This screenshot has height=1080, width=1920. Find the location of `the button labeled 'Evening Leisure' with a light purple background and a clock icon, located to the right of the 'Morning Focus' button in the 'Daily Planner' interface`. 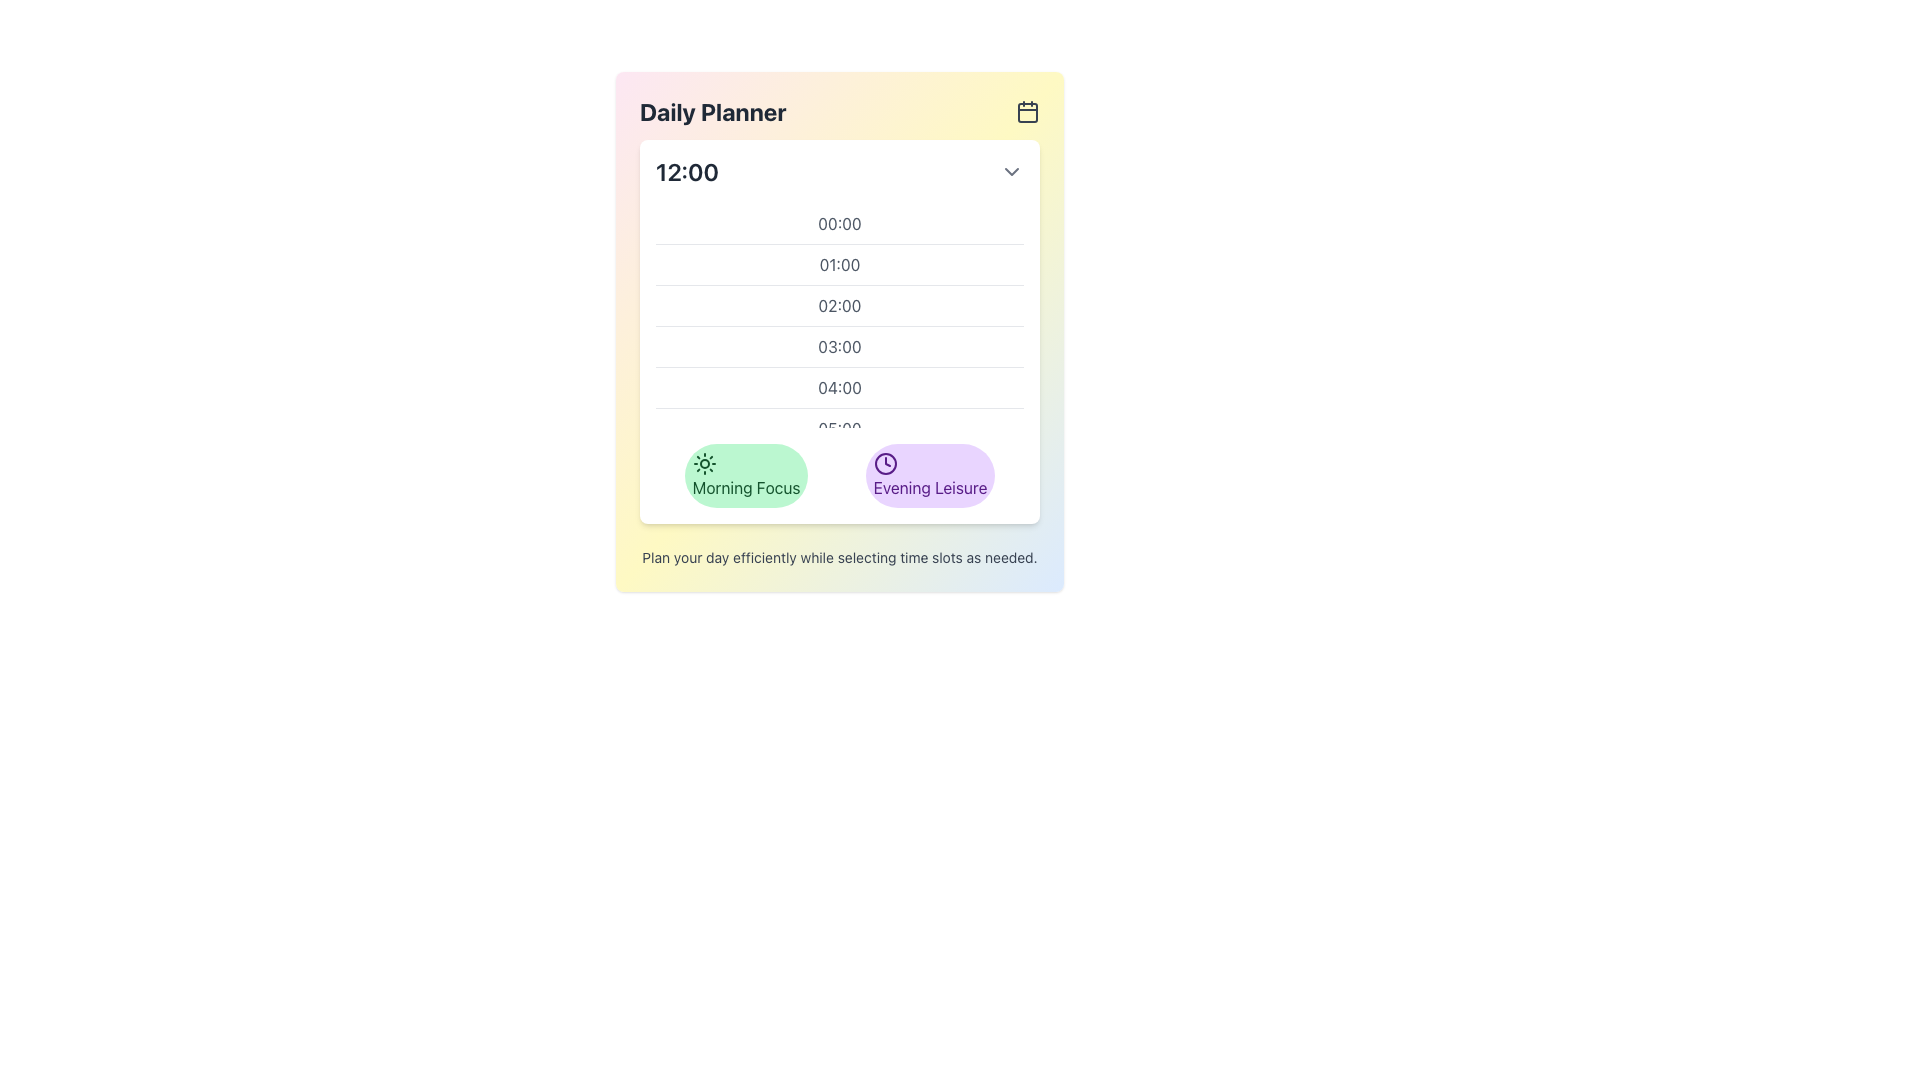

the button labeled 'Evening Leisure' with a light purple background and a clock icon, located to the right of the 'Morning Focus' button in the 'Daily Planner' interface is located at coordinates (929, 475).